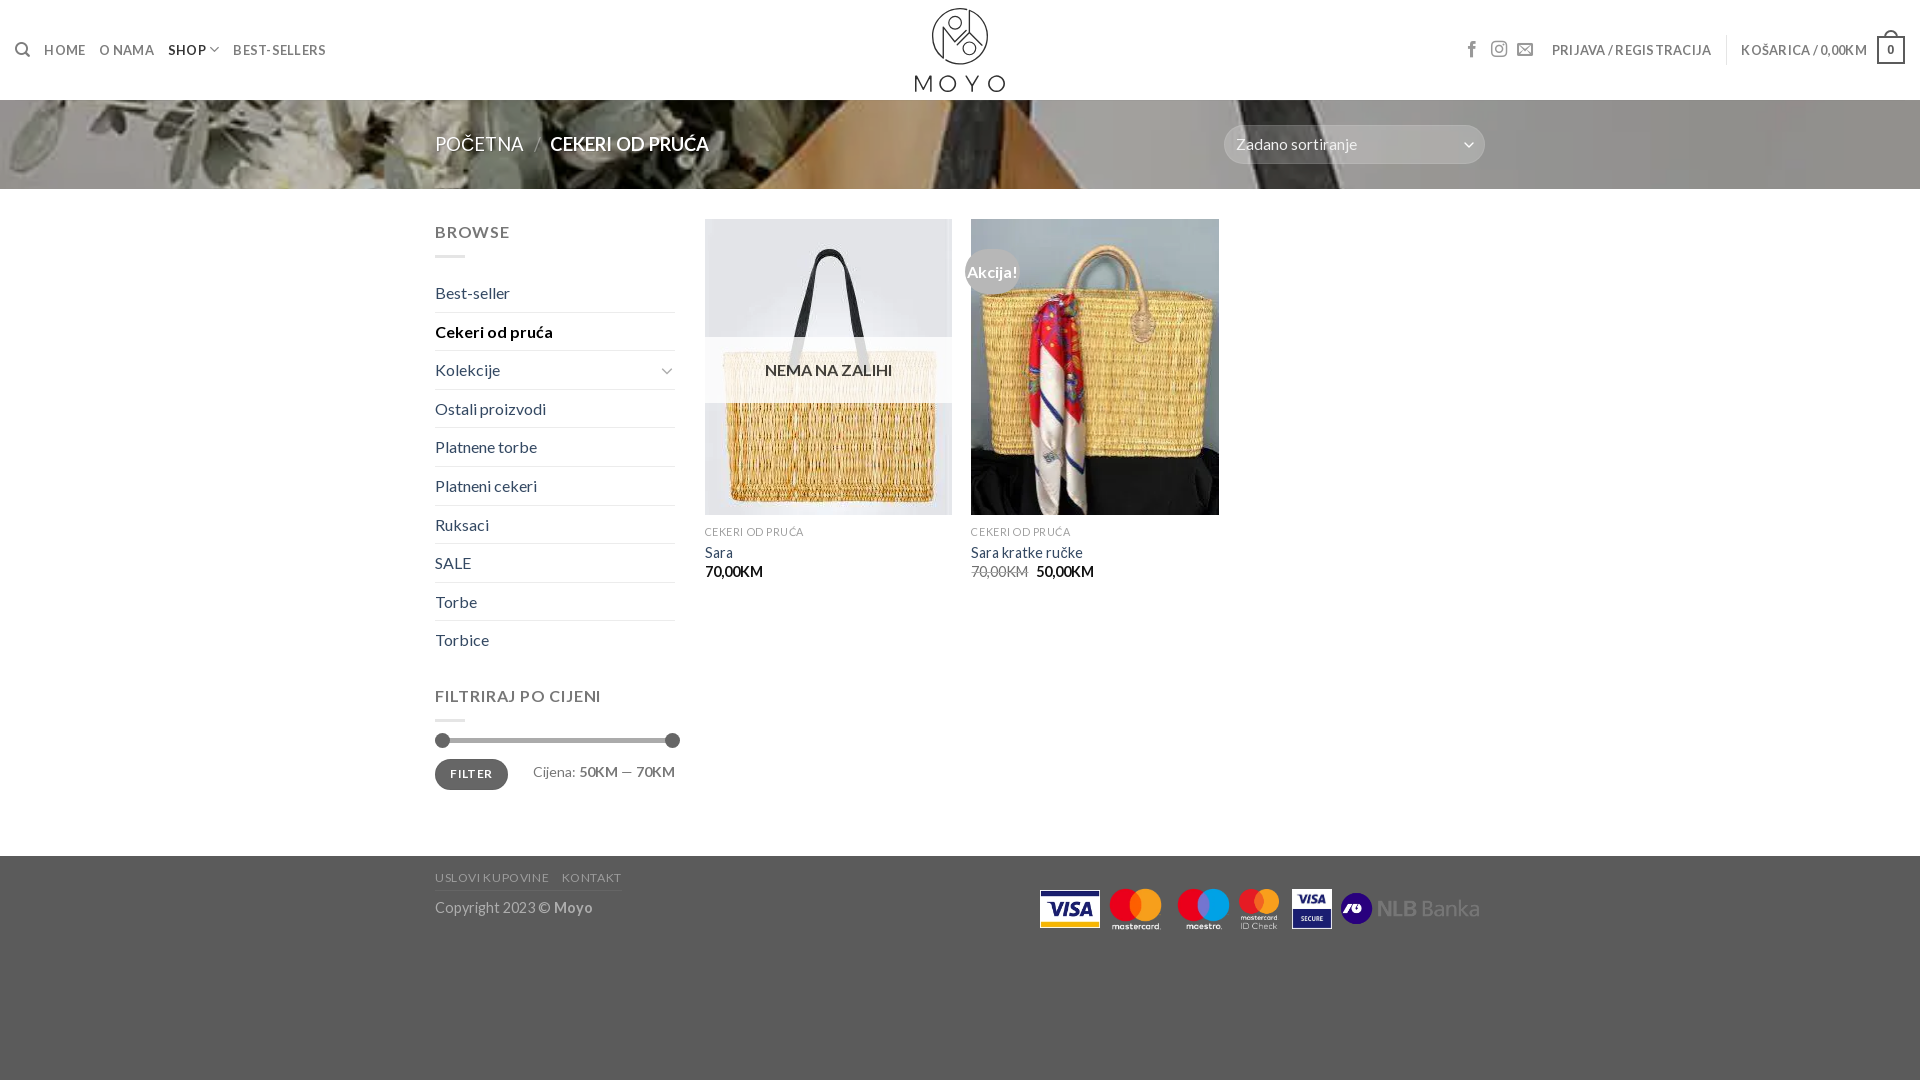 This screenshot has width=1920, height=1080. I want to click on 'PRIJAVA / REGISTRACIJA', so click(1632, 49).